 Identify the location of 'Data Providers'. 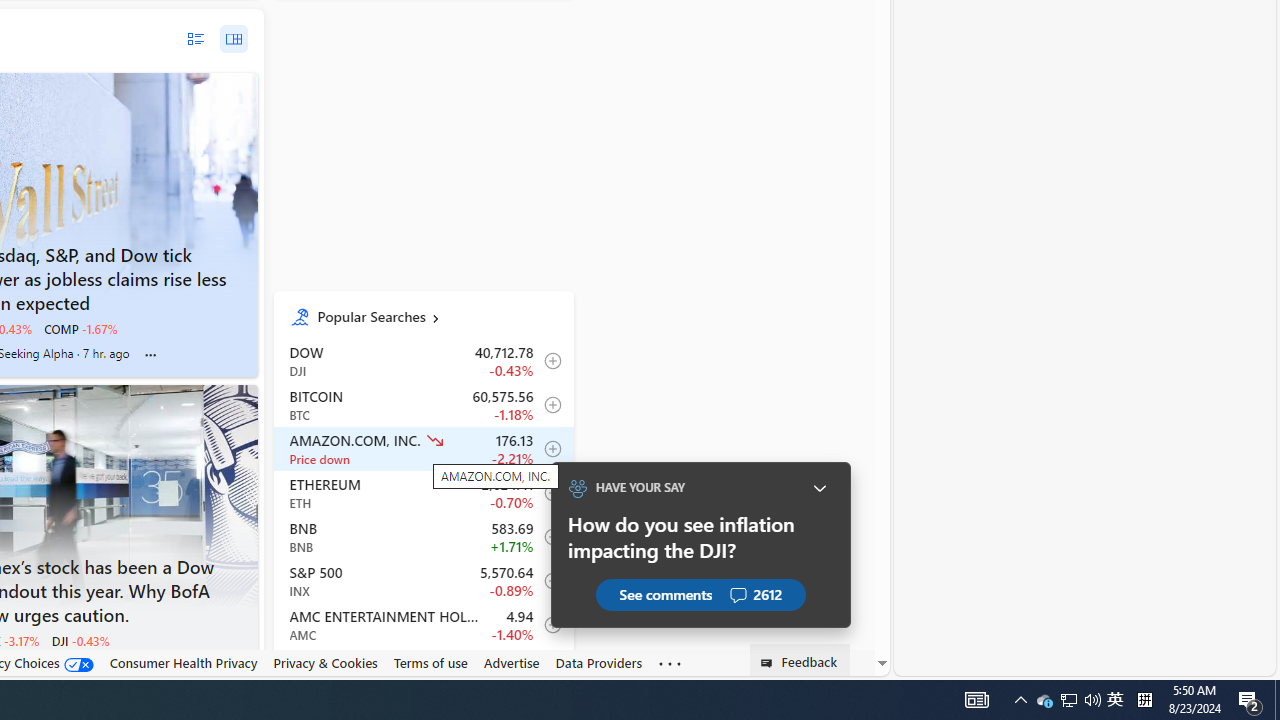
(598, 662).